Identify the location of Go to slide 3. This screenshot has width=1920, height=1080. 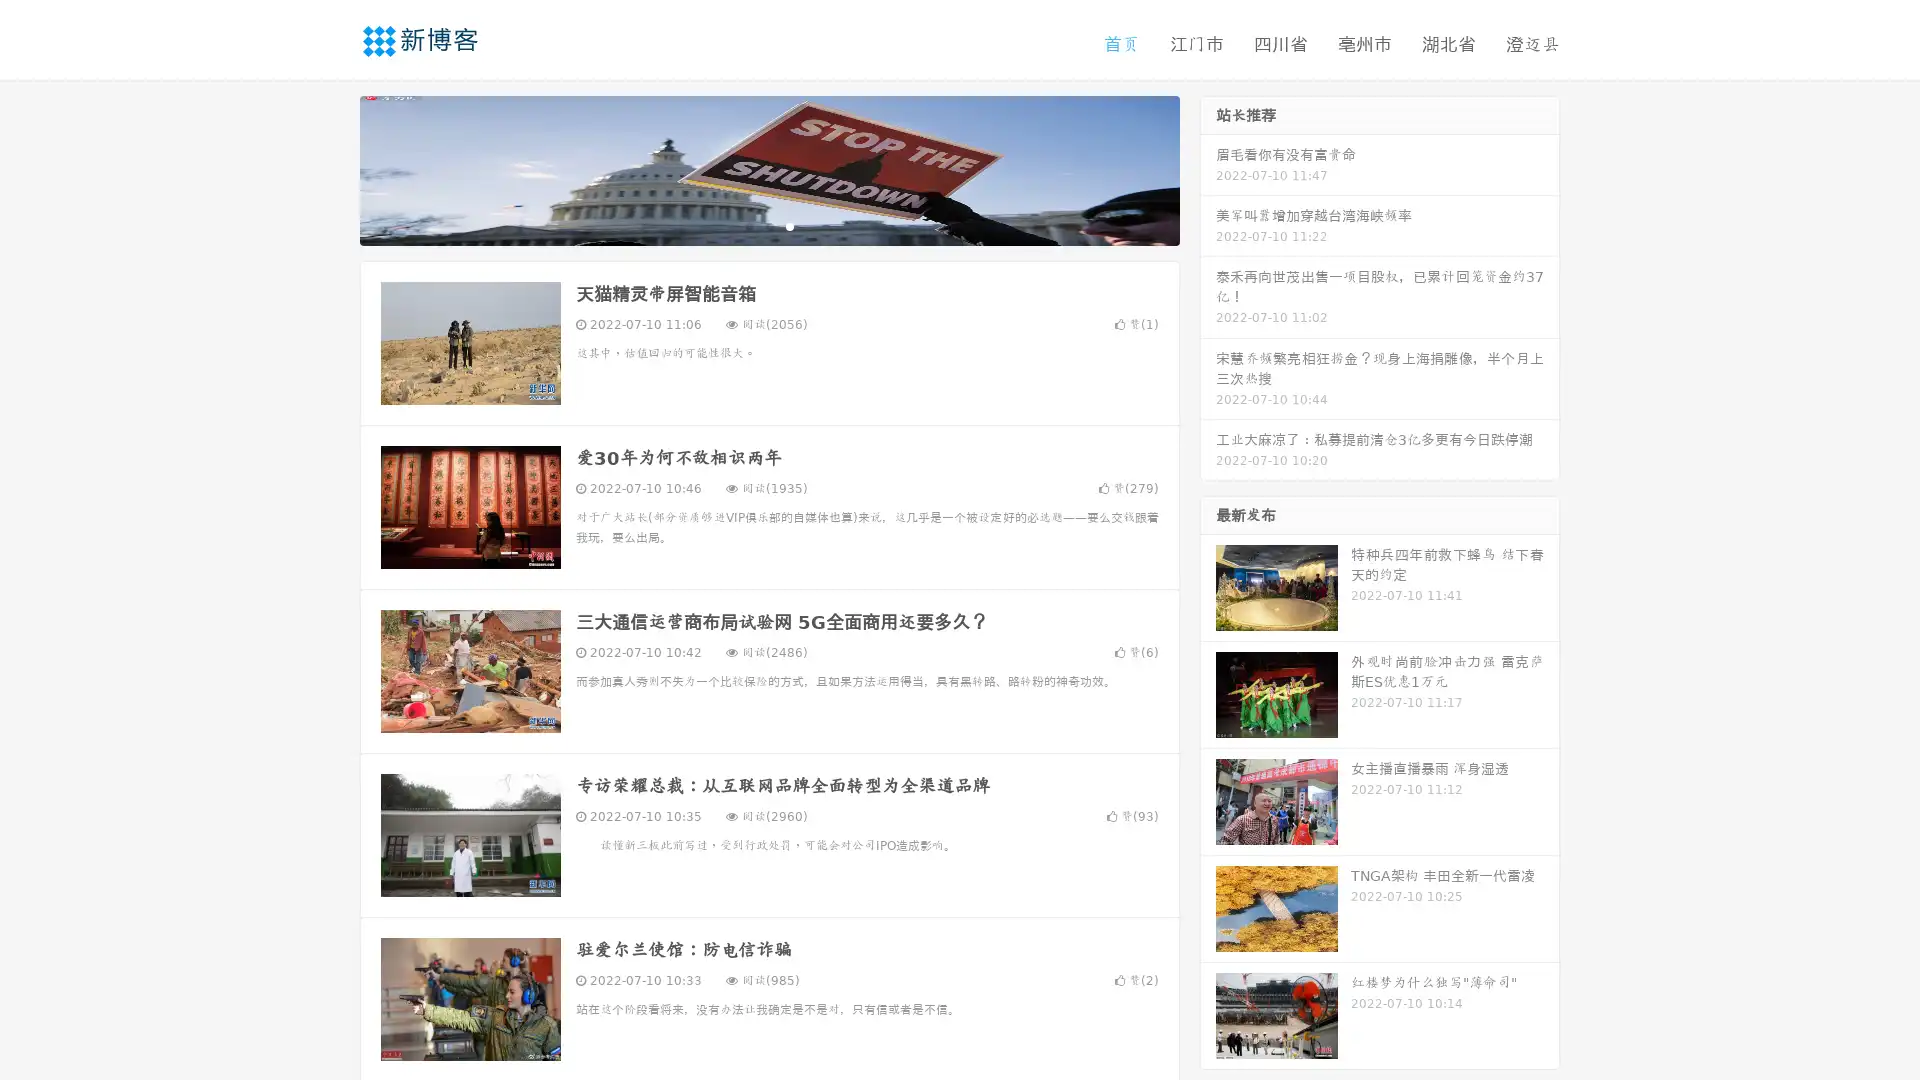
(789, 225).